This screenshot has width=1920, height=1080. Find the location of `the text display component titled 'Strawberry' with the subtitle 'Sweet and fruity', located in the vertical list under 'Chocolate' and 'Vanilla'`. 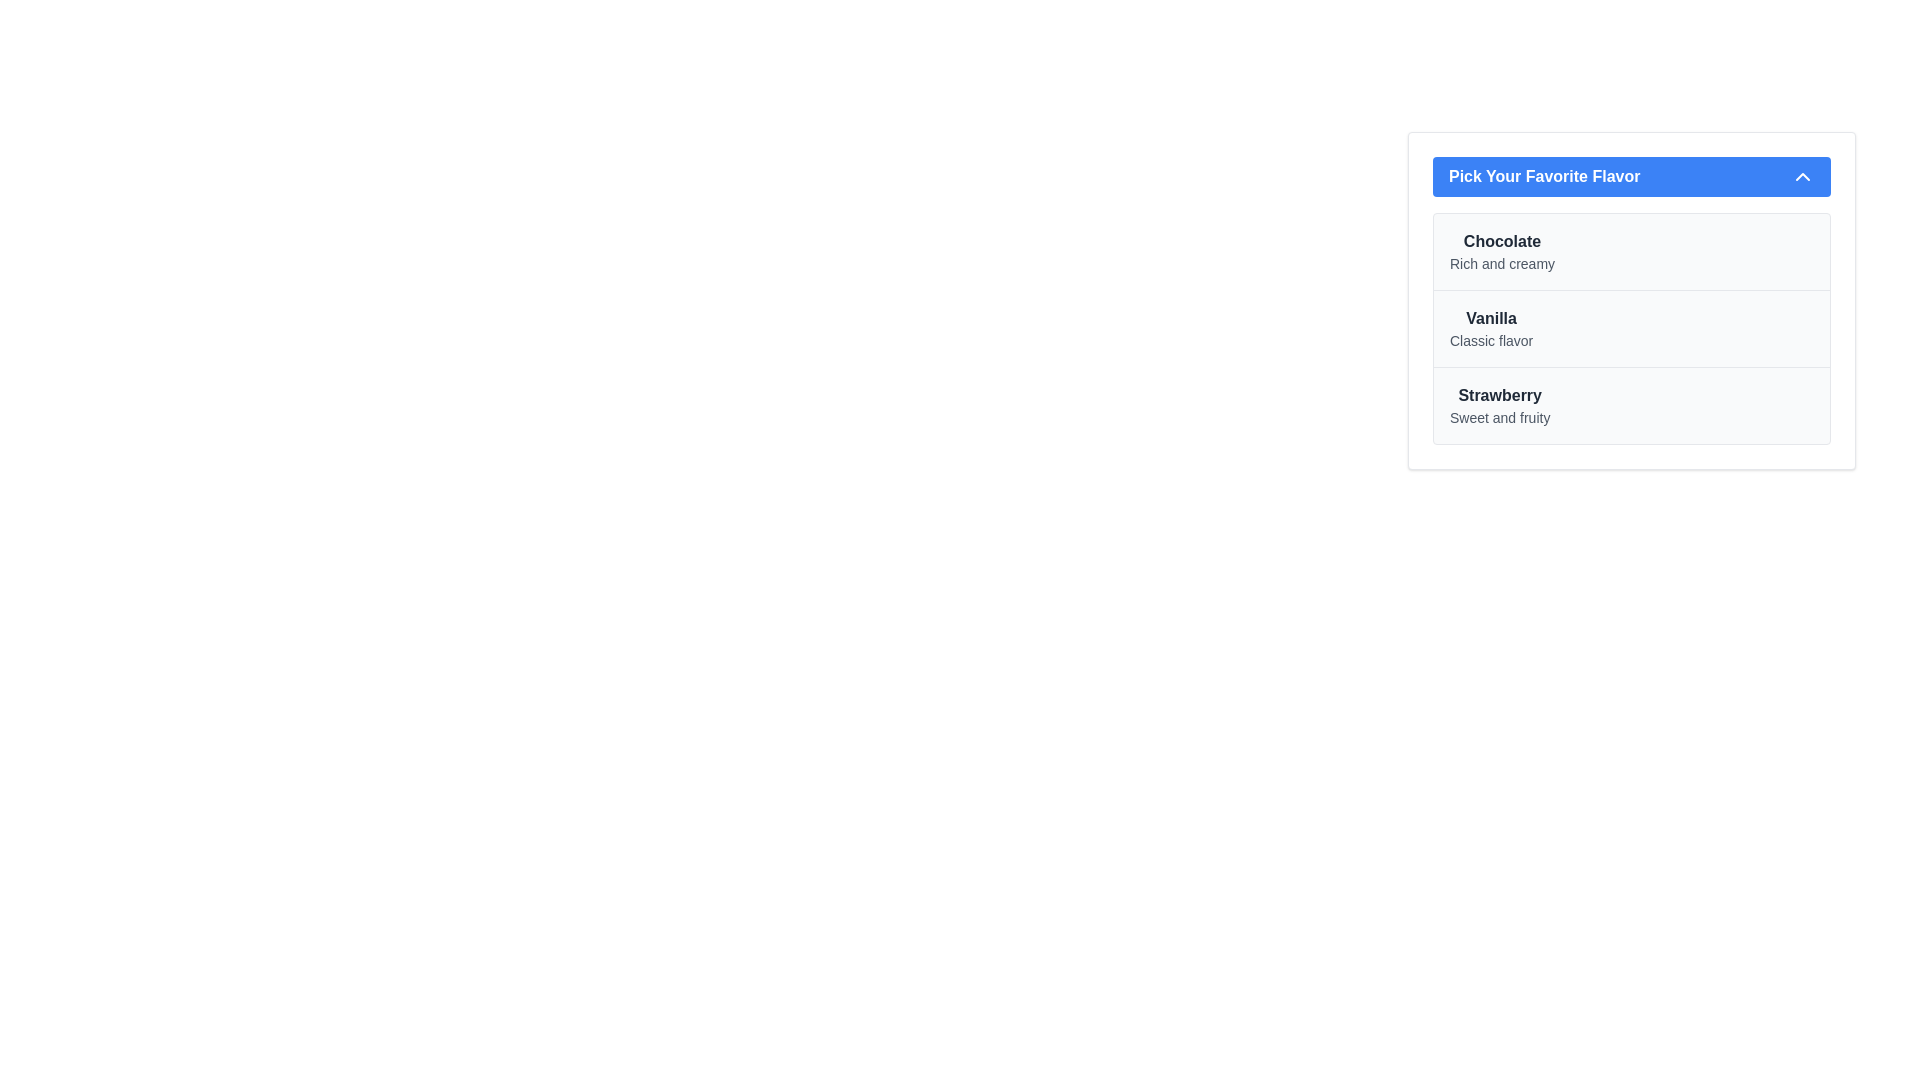

the text display component titled 'Strawberry' with the subtitle 'Sweet and fruity', located in the vertical list under 'Chocolate' and 'Vanilla' is located at coordinates (1500, 405).